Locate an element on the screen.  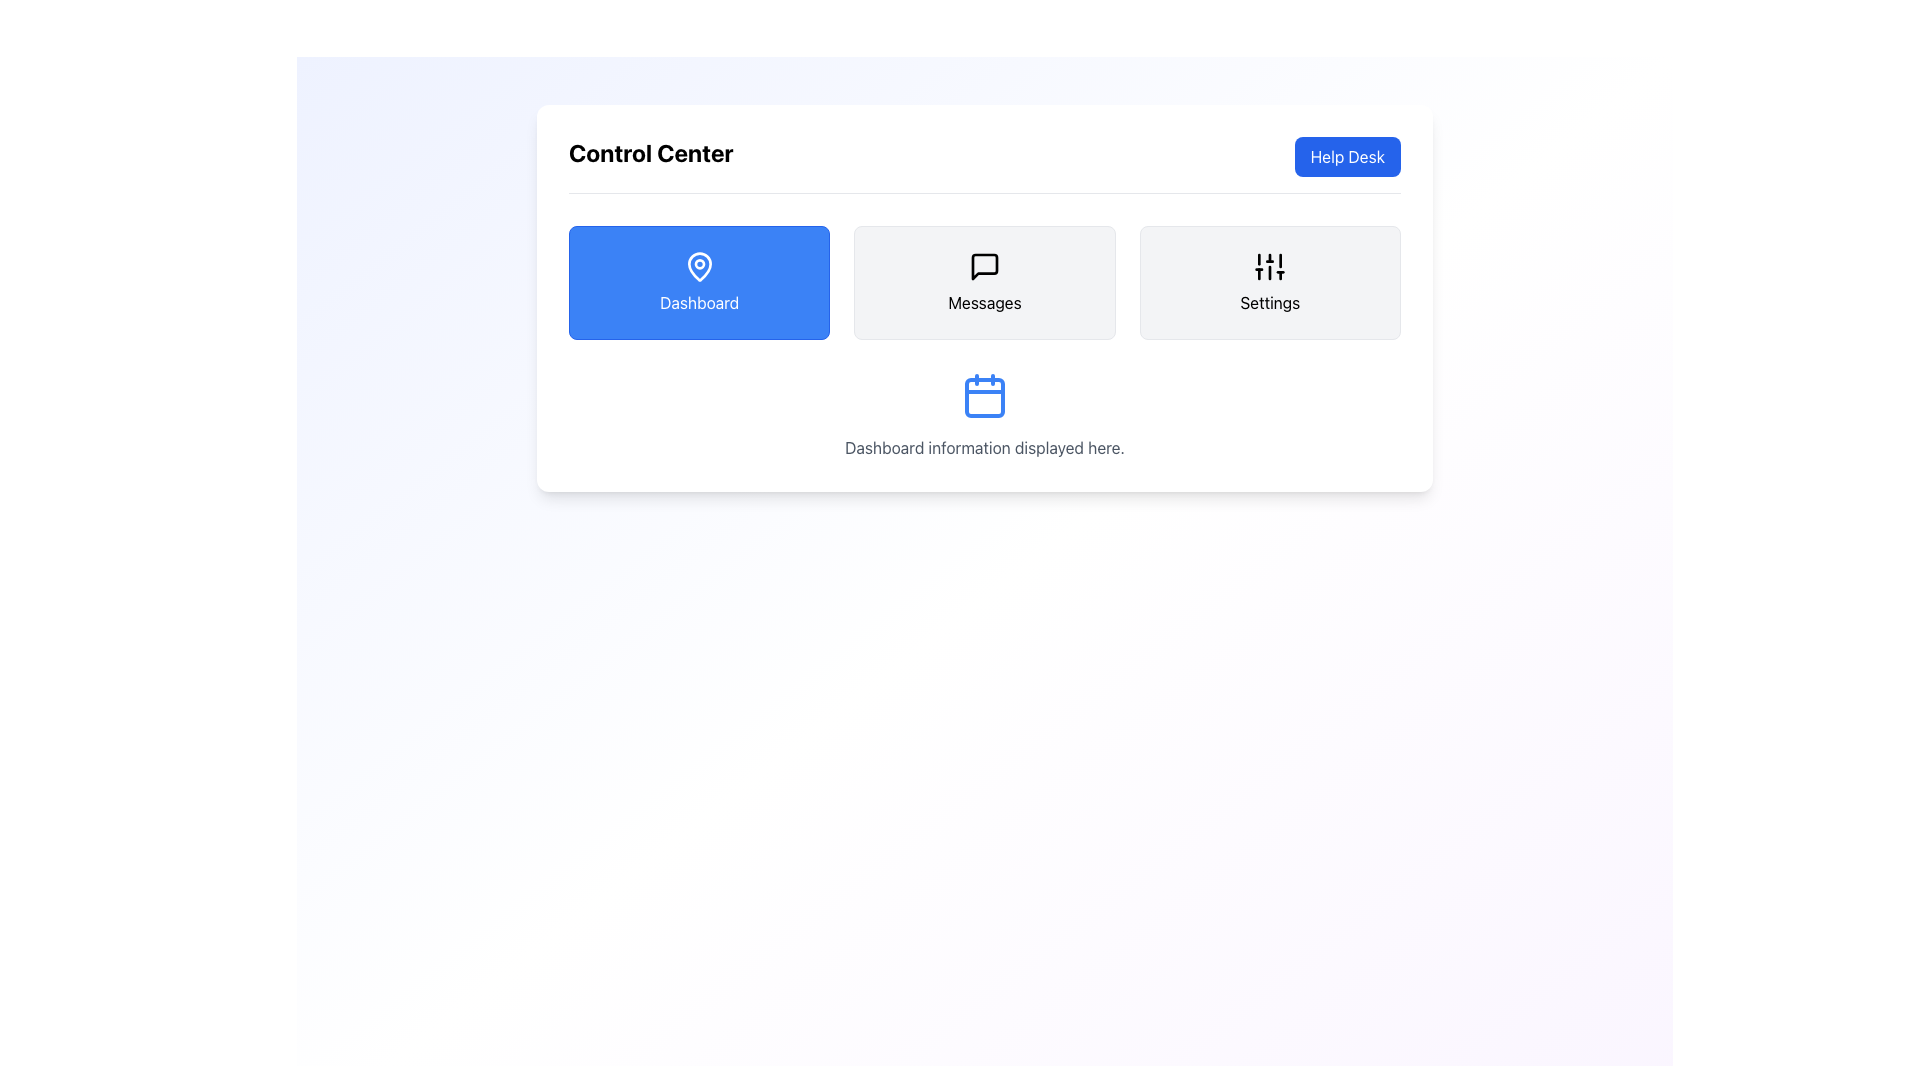
the calendar icon that visually supports date-related features, located beneath the control center header is located at coordinates (984, 396).